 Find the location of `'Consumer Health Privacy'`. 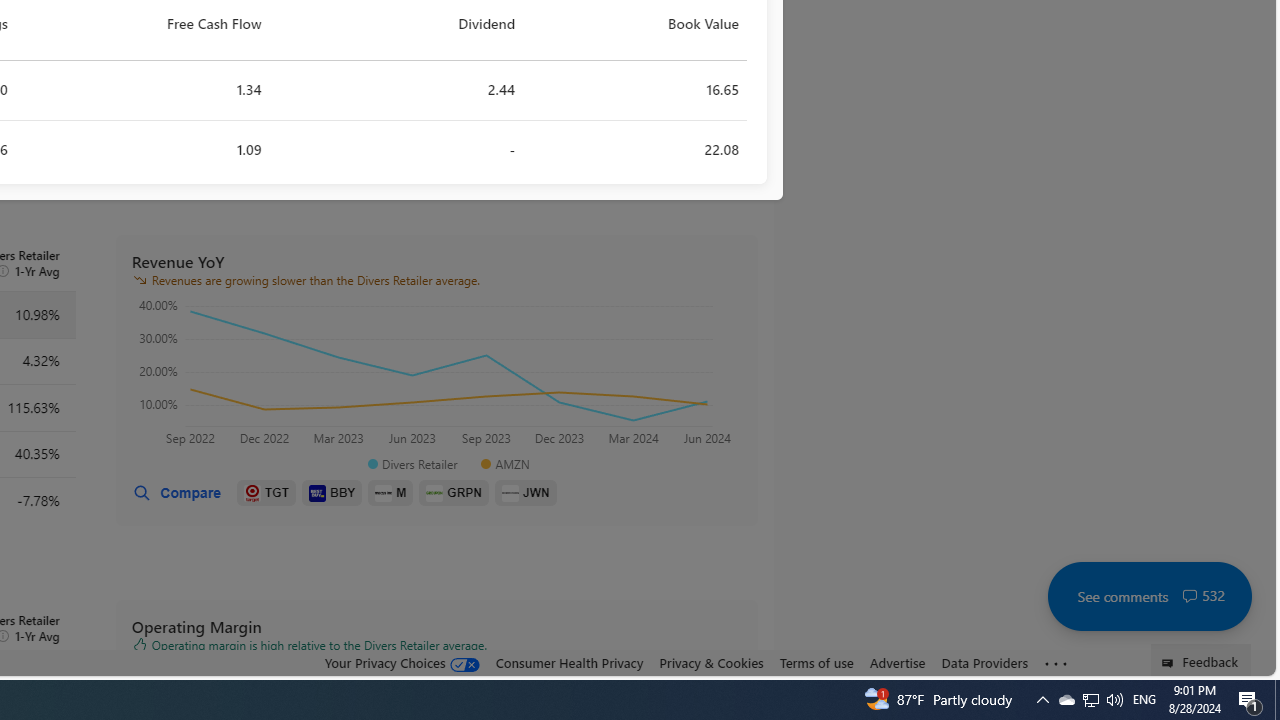

'Consumer Health Privacy' is located at coordinates (568, 663).